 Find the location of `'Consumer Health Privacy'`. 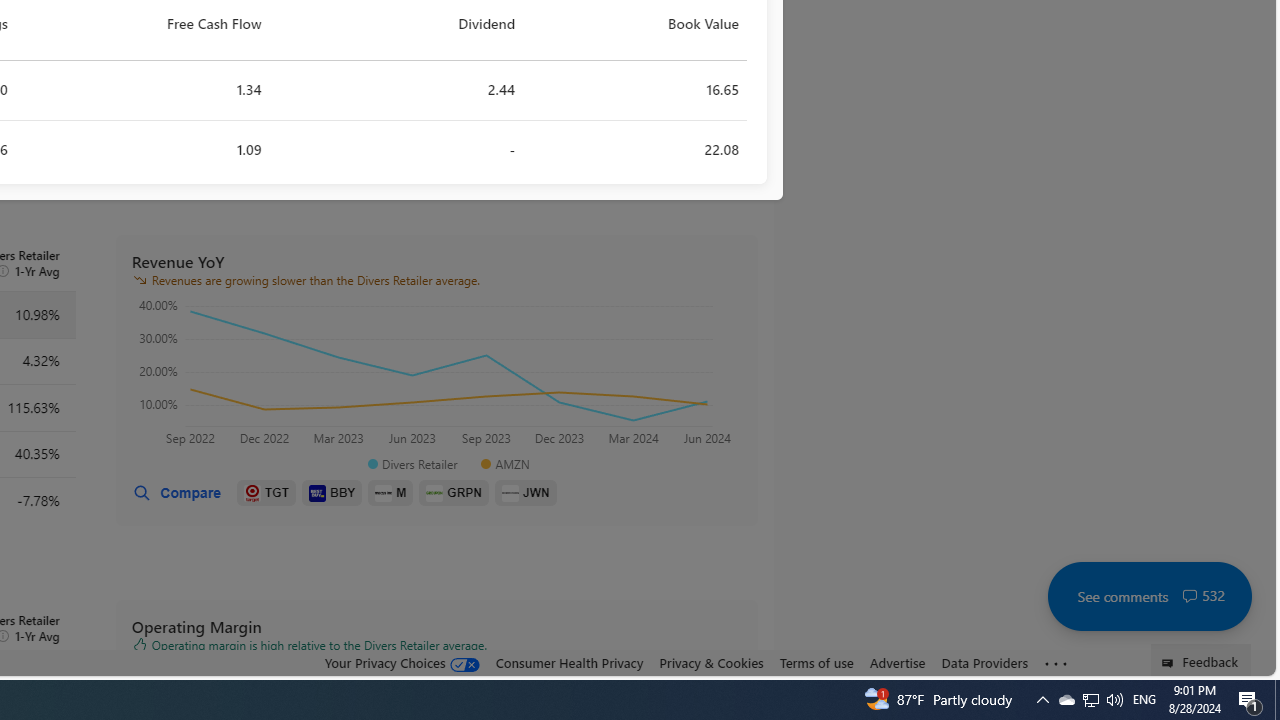

'Consumer Health Privacy' is located at coordinates (568, 663).